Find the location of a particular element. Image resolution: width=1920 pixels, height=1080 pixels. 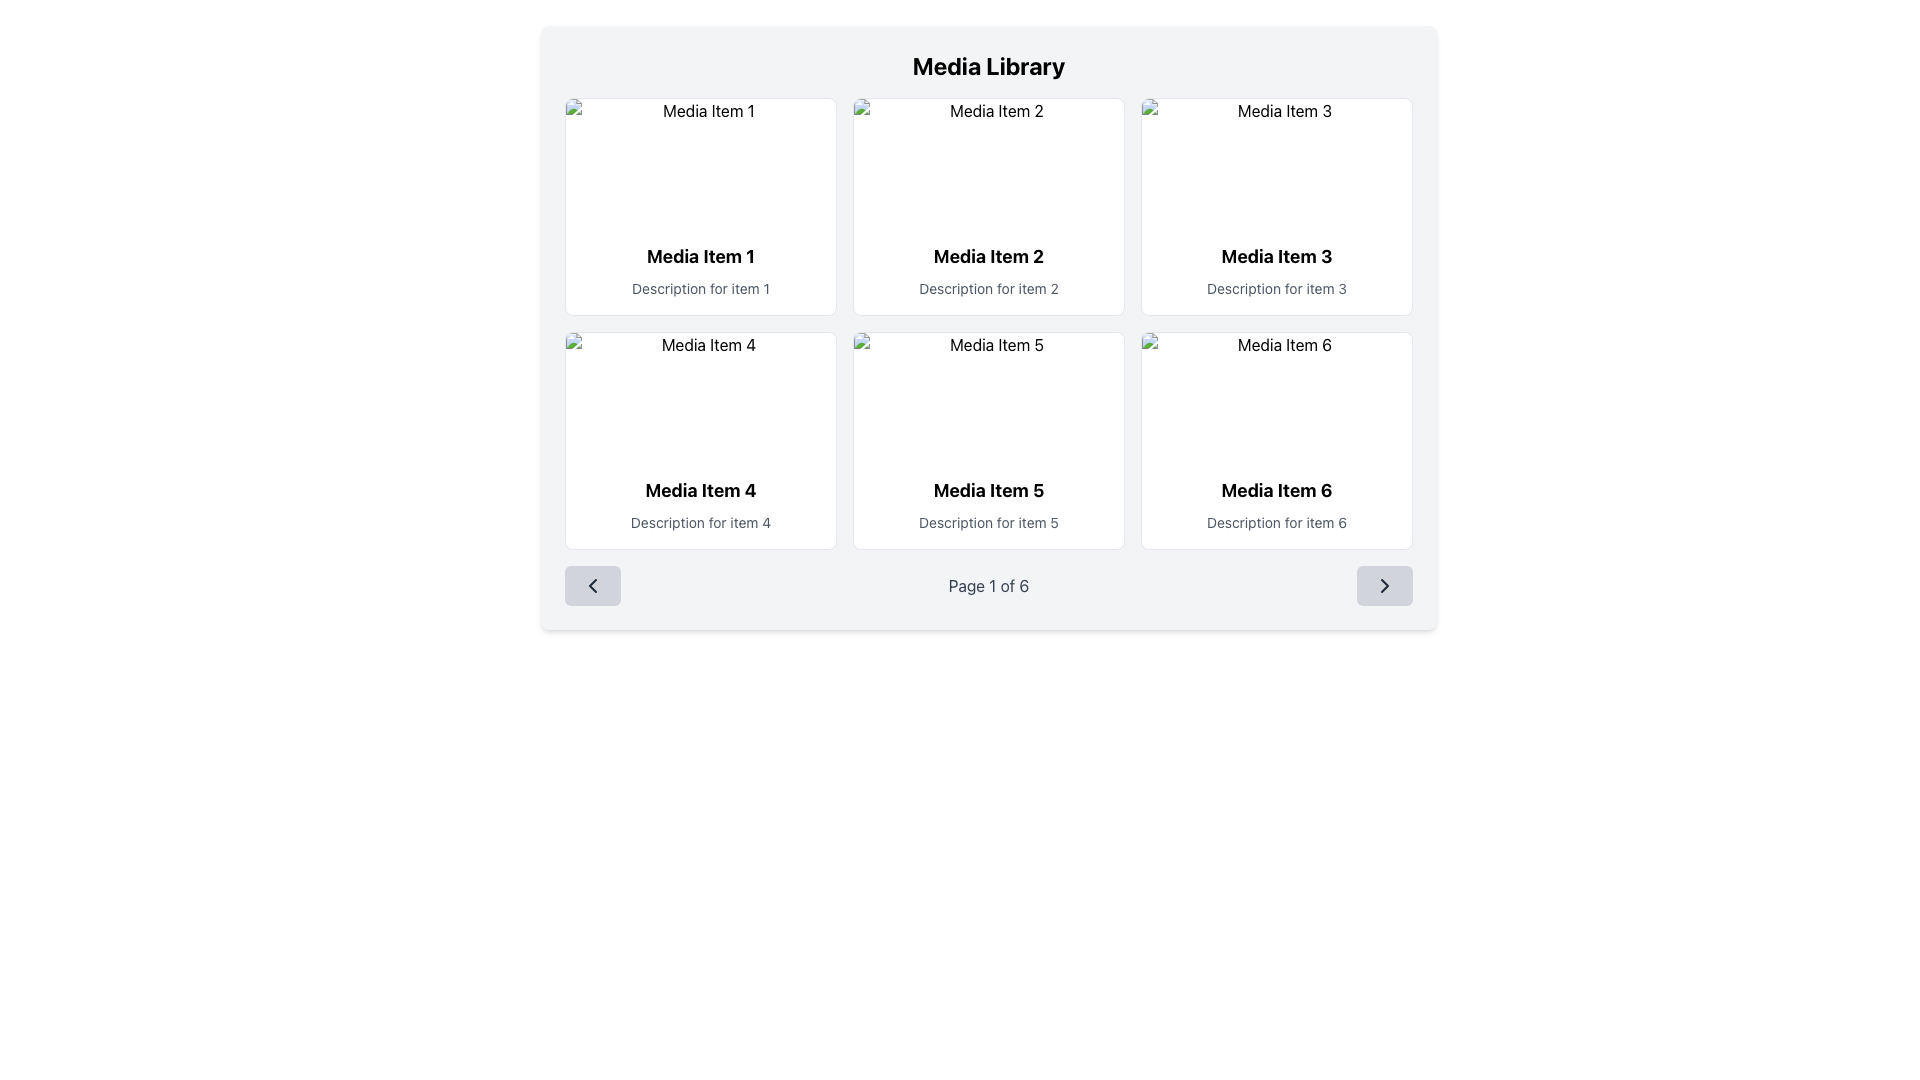

the Media Tile labeled 'Media Item 1' to interact is located at coordinates (700, 270).